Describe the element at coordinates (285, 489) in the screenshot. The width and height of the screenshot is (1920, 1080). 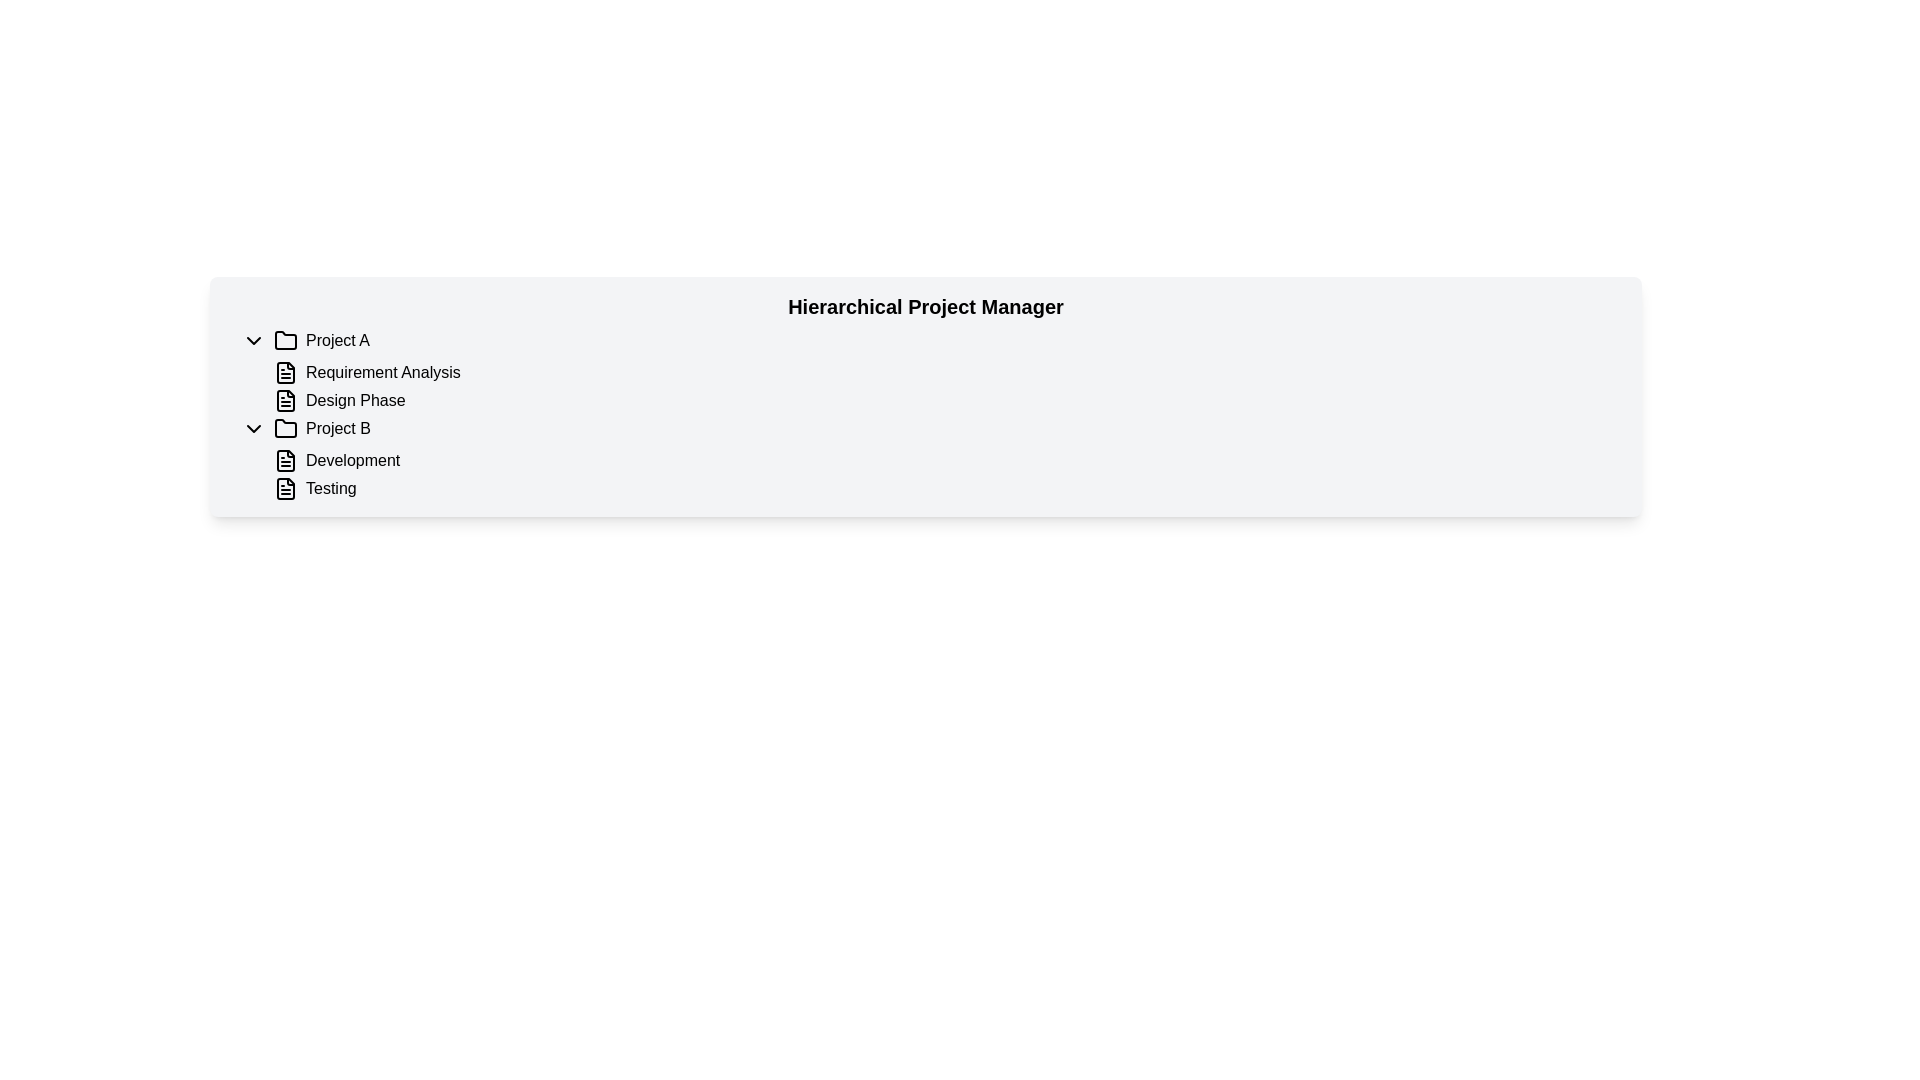
I see `the document icon representing the 'Testing' item, which is located to the left of the text 'Testing' in the lower part of the 'Project B' component` at that location.